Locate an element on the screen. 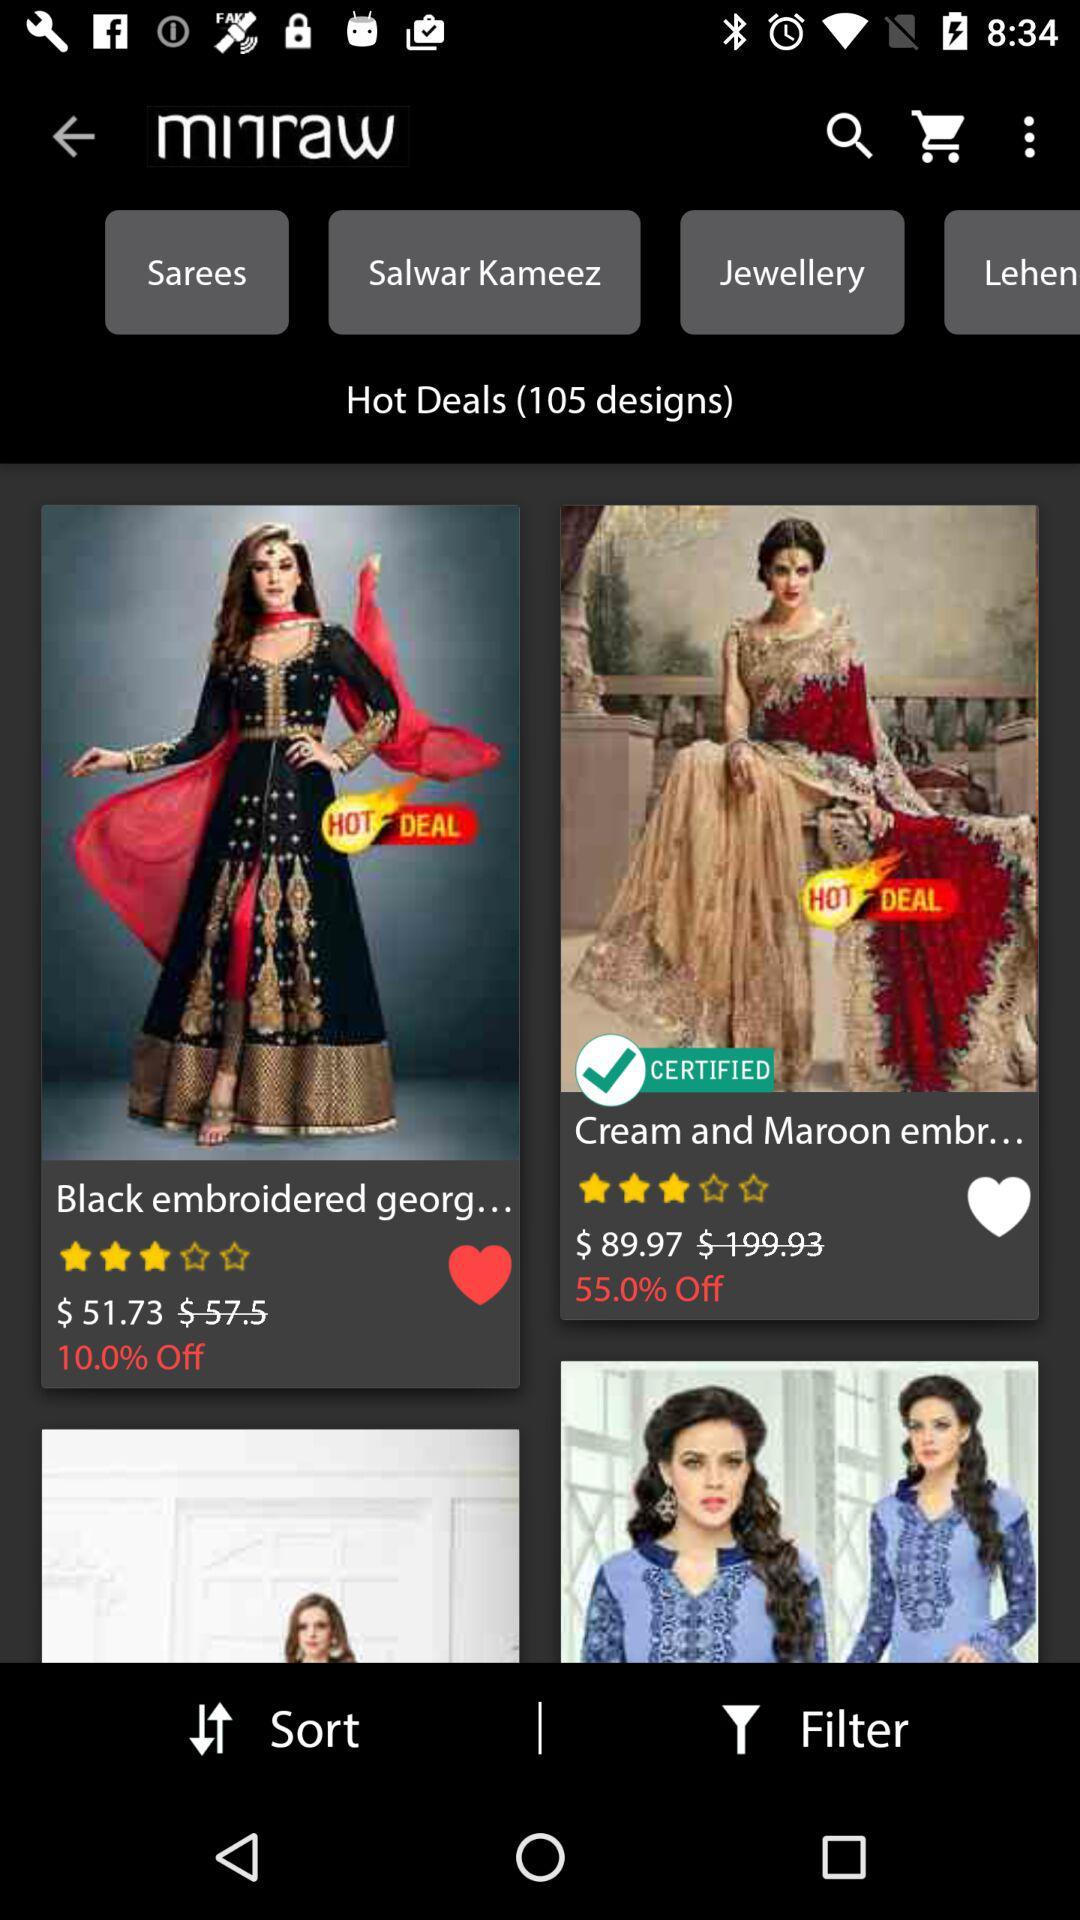 The width and height of the screenshot is (1080, 1920). item above the sarees is located at coordinates (72, 135).